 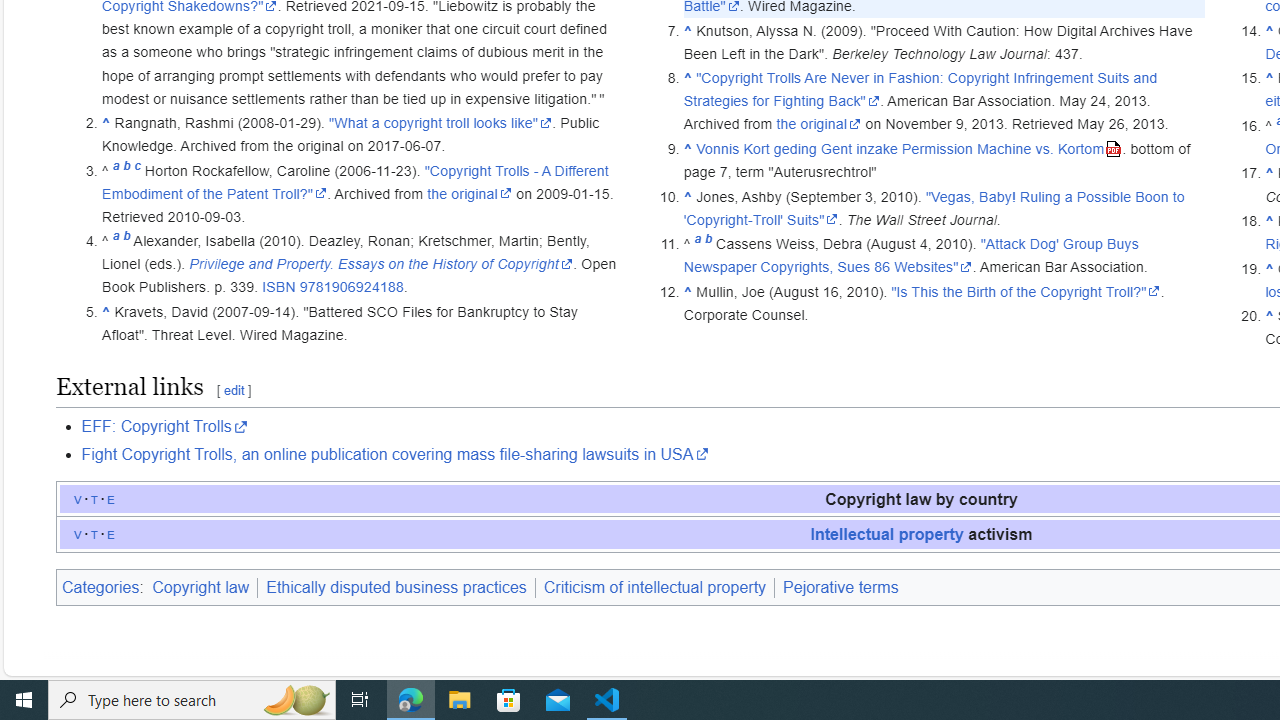 What do you see at coordinates (233, 390) in the screenshot?
I see `'edit'` at bounding box center [233, 390].